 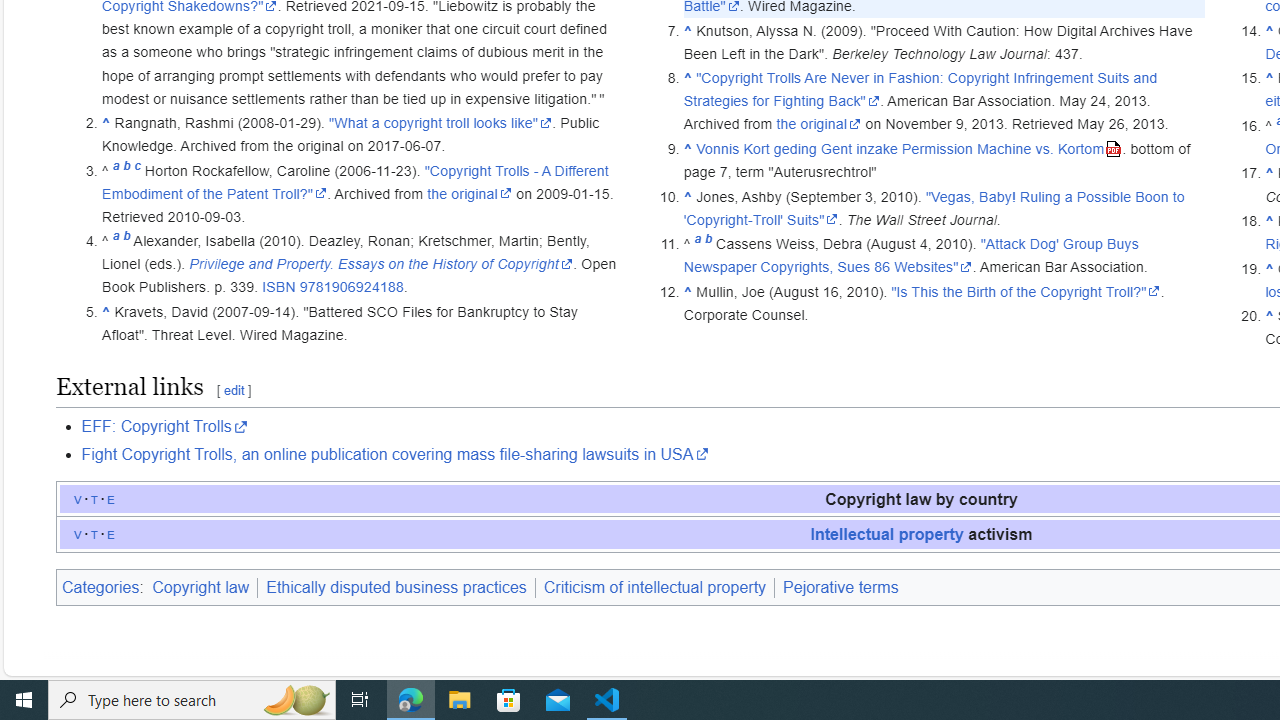 What do you see at coordinates (233, 390) in the screenshot?
I see `'edit'` at bounding box center [233, 390].